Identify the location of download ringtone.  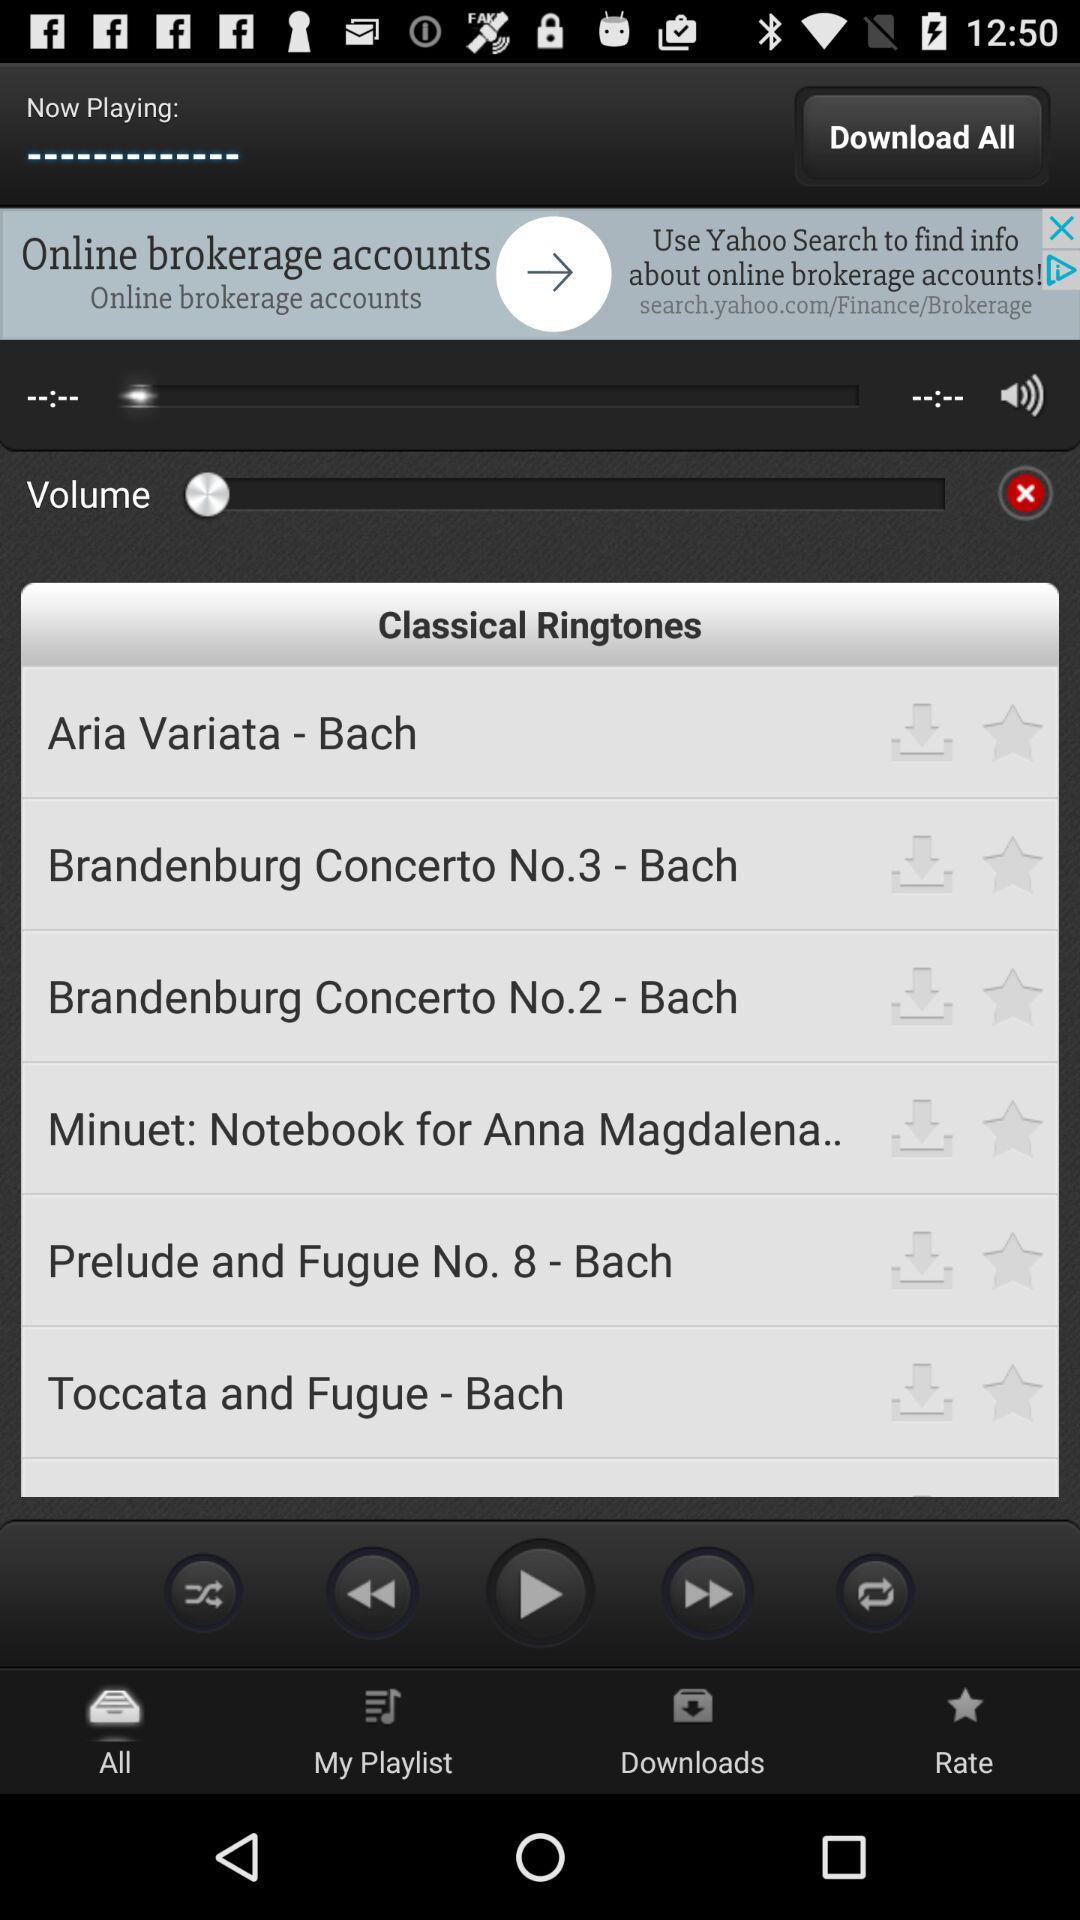
(922, 730).